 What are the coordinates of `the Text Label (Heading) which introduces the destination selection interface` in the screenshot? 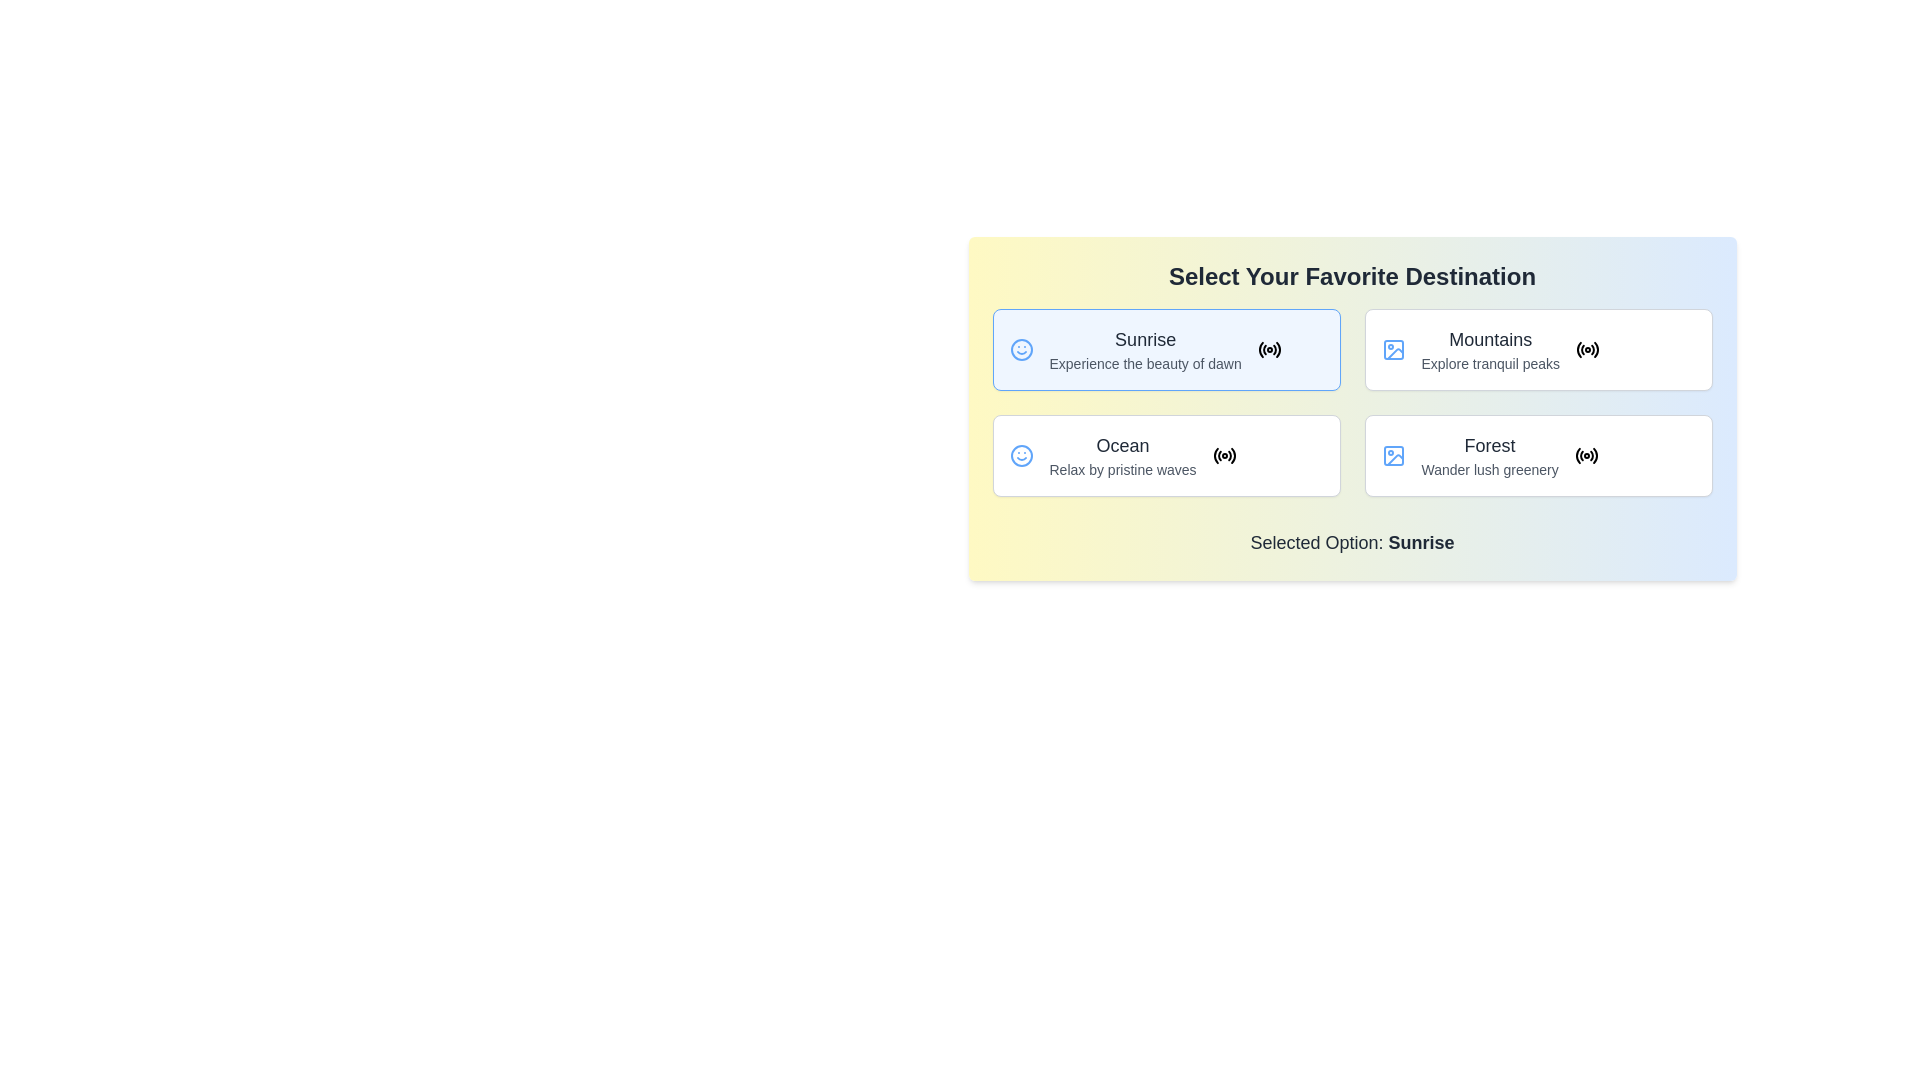 It's located at (1352, 277).